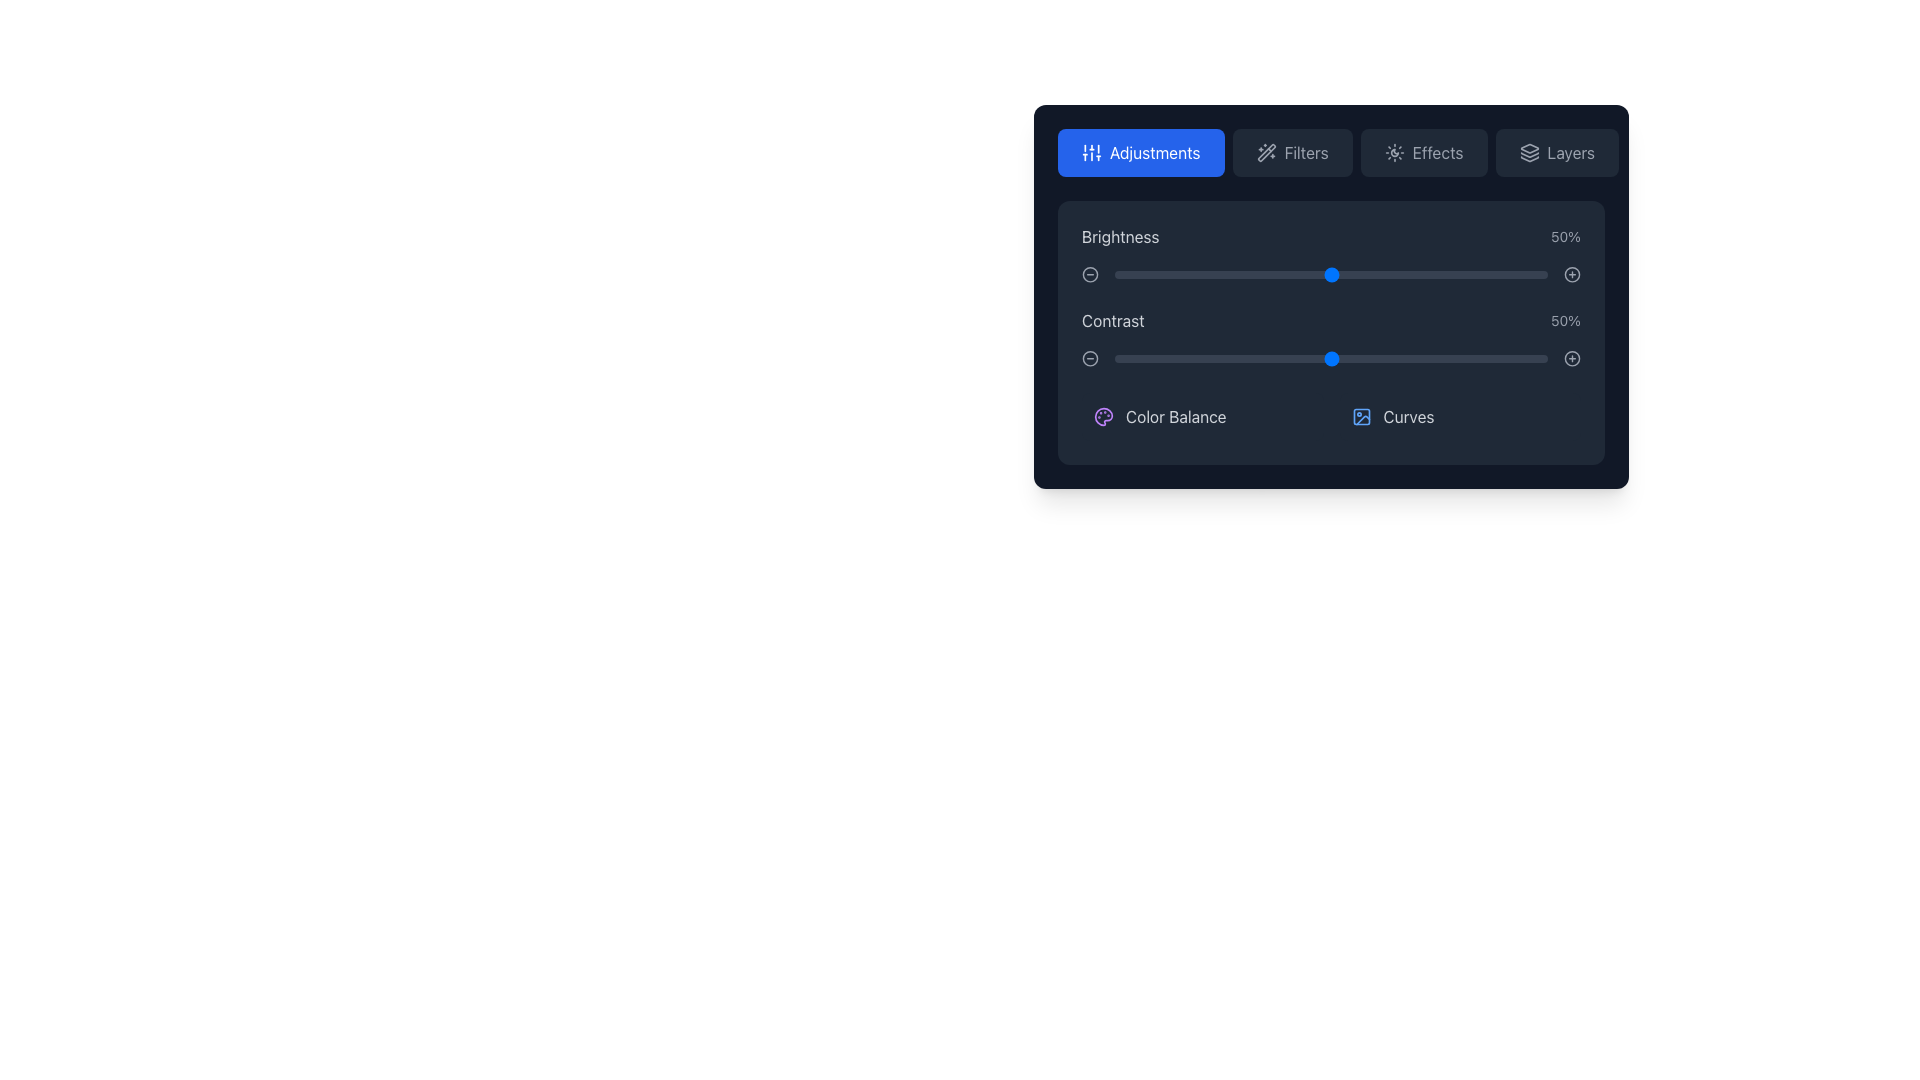 The image size is (1920, 1080). Describe the element at coordinates (1508, 274) in the screenshot. I see `Brightness slider` at that location.